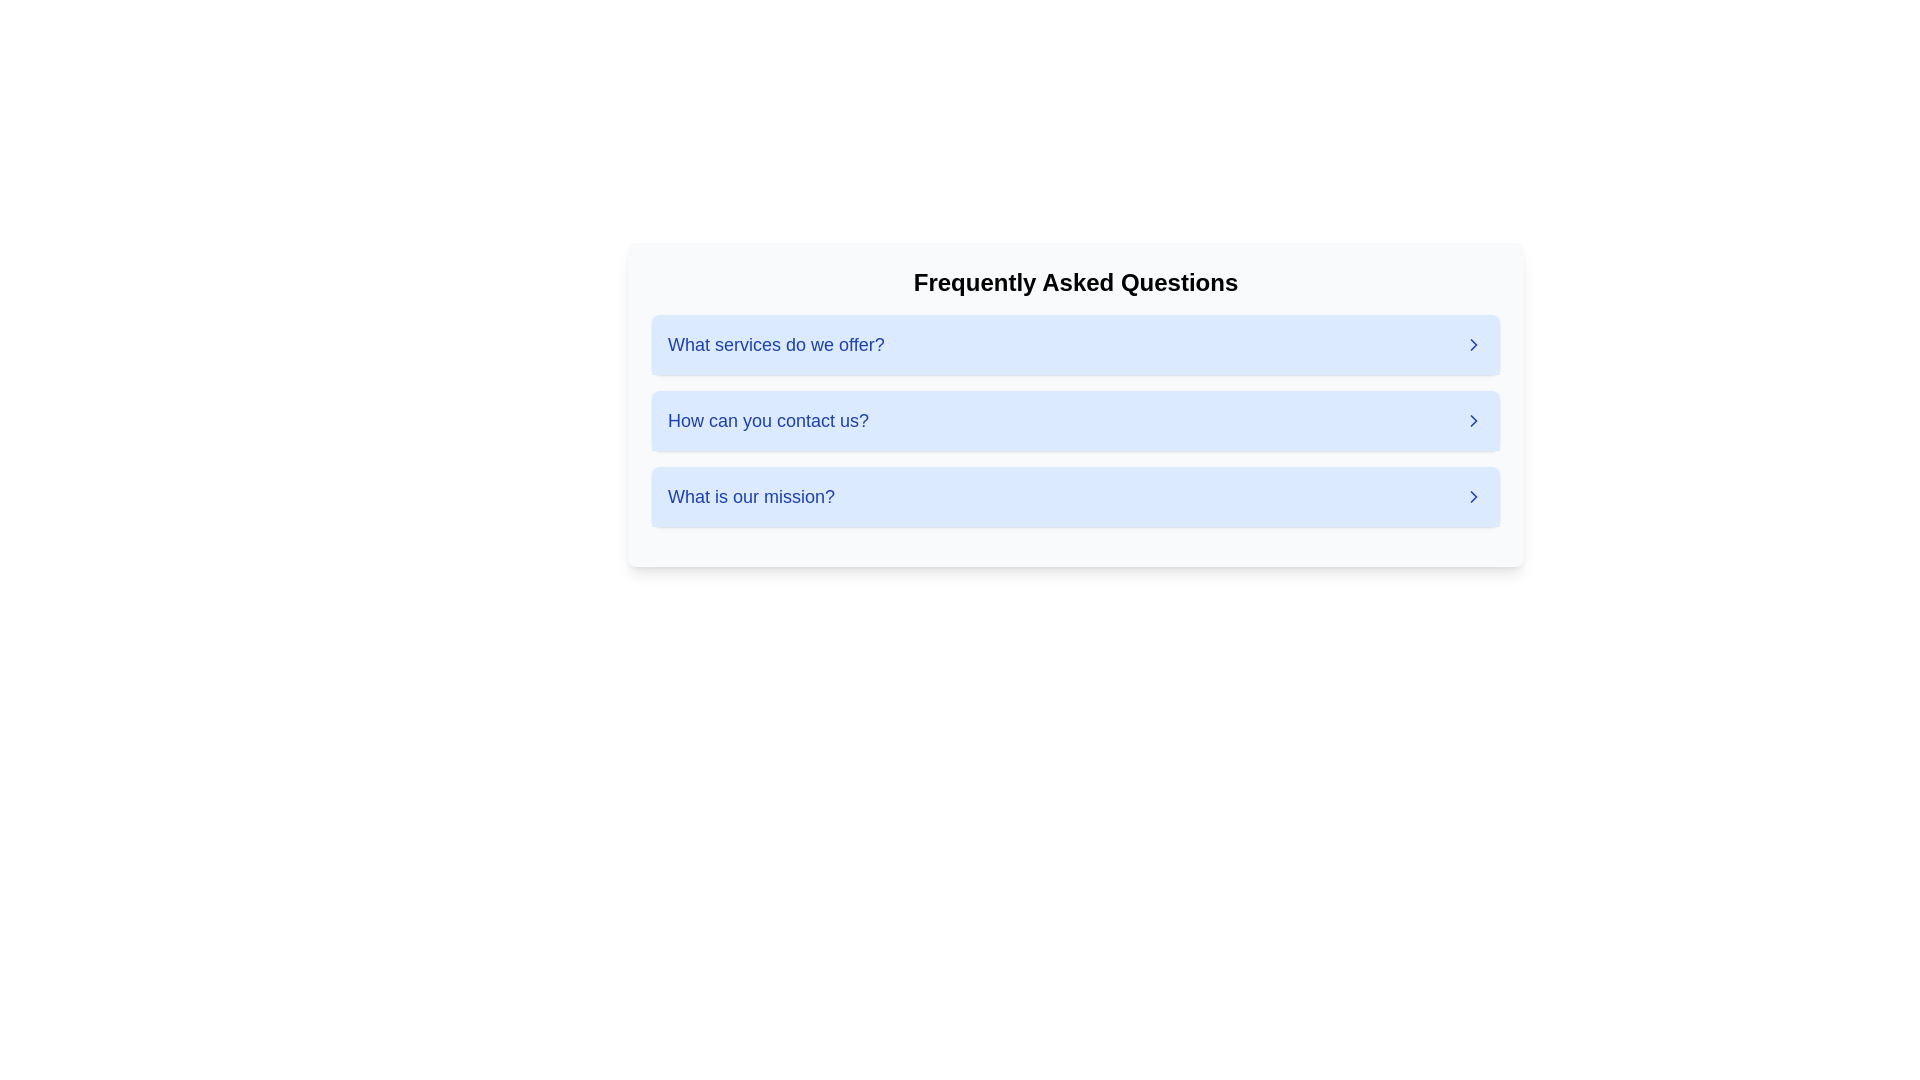 This screenshot has width=1920, height=1080. What do you see at coordinates (1473, 343) in the screenshot?
I see `the chevron icon styled as an arrow pointing right, located to the far right of the first row in the list of questions, adjacent to the text link 'What services do we offer.'` at bounding box center [1473, 343].